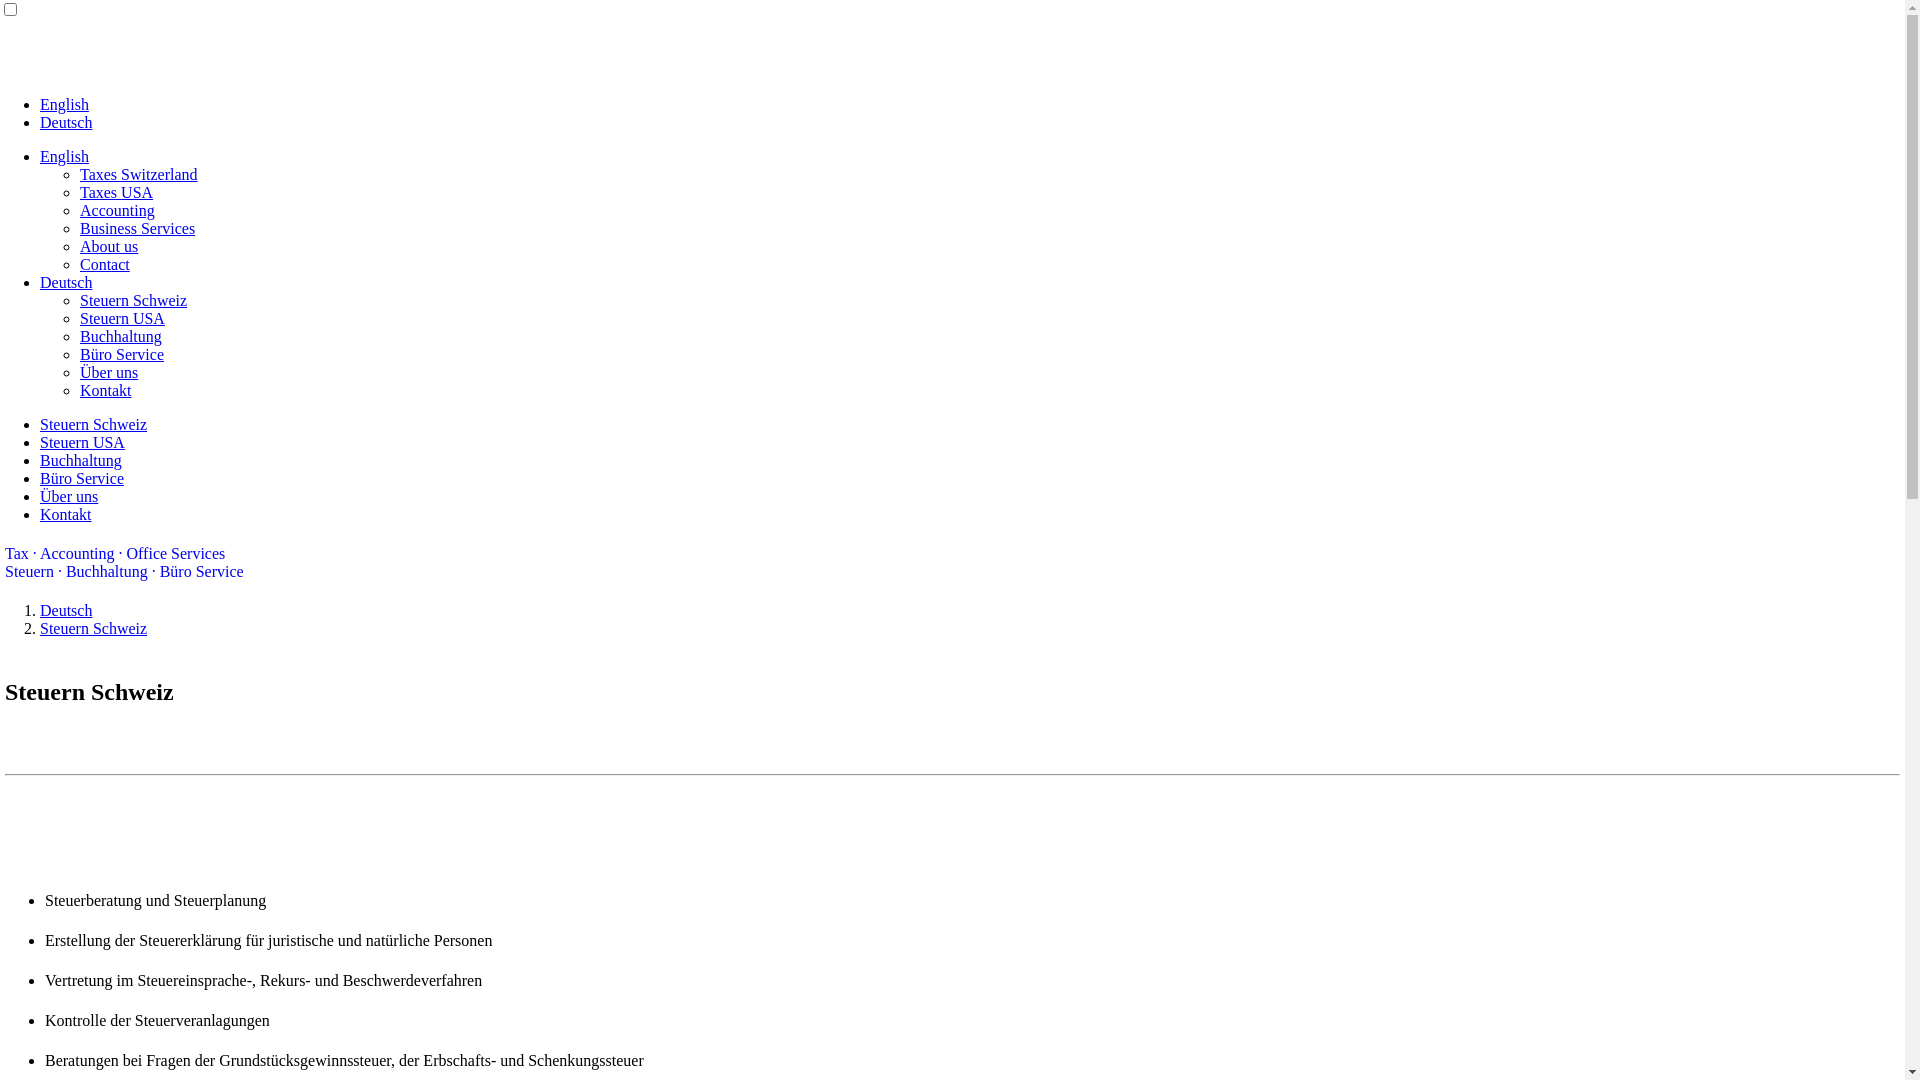  What do you see at coordinates (66, 122) in the screenshot?
I see `'Deutsch'` at bounding box center [66, 122].